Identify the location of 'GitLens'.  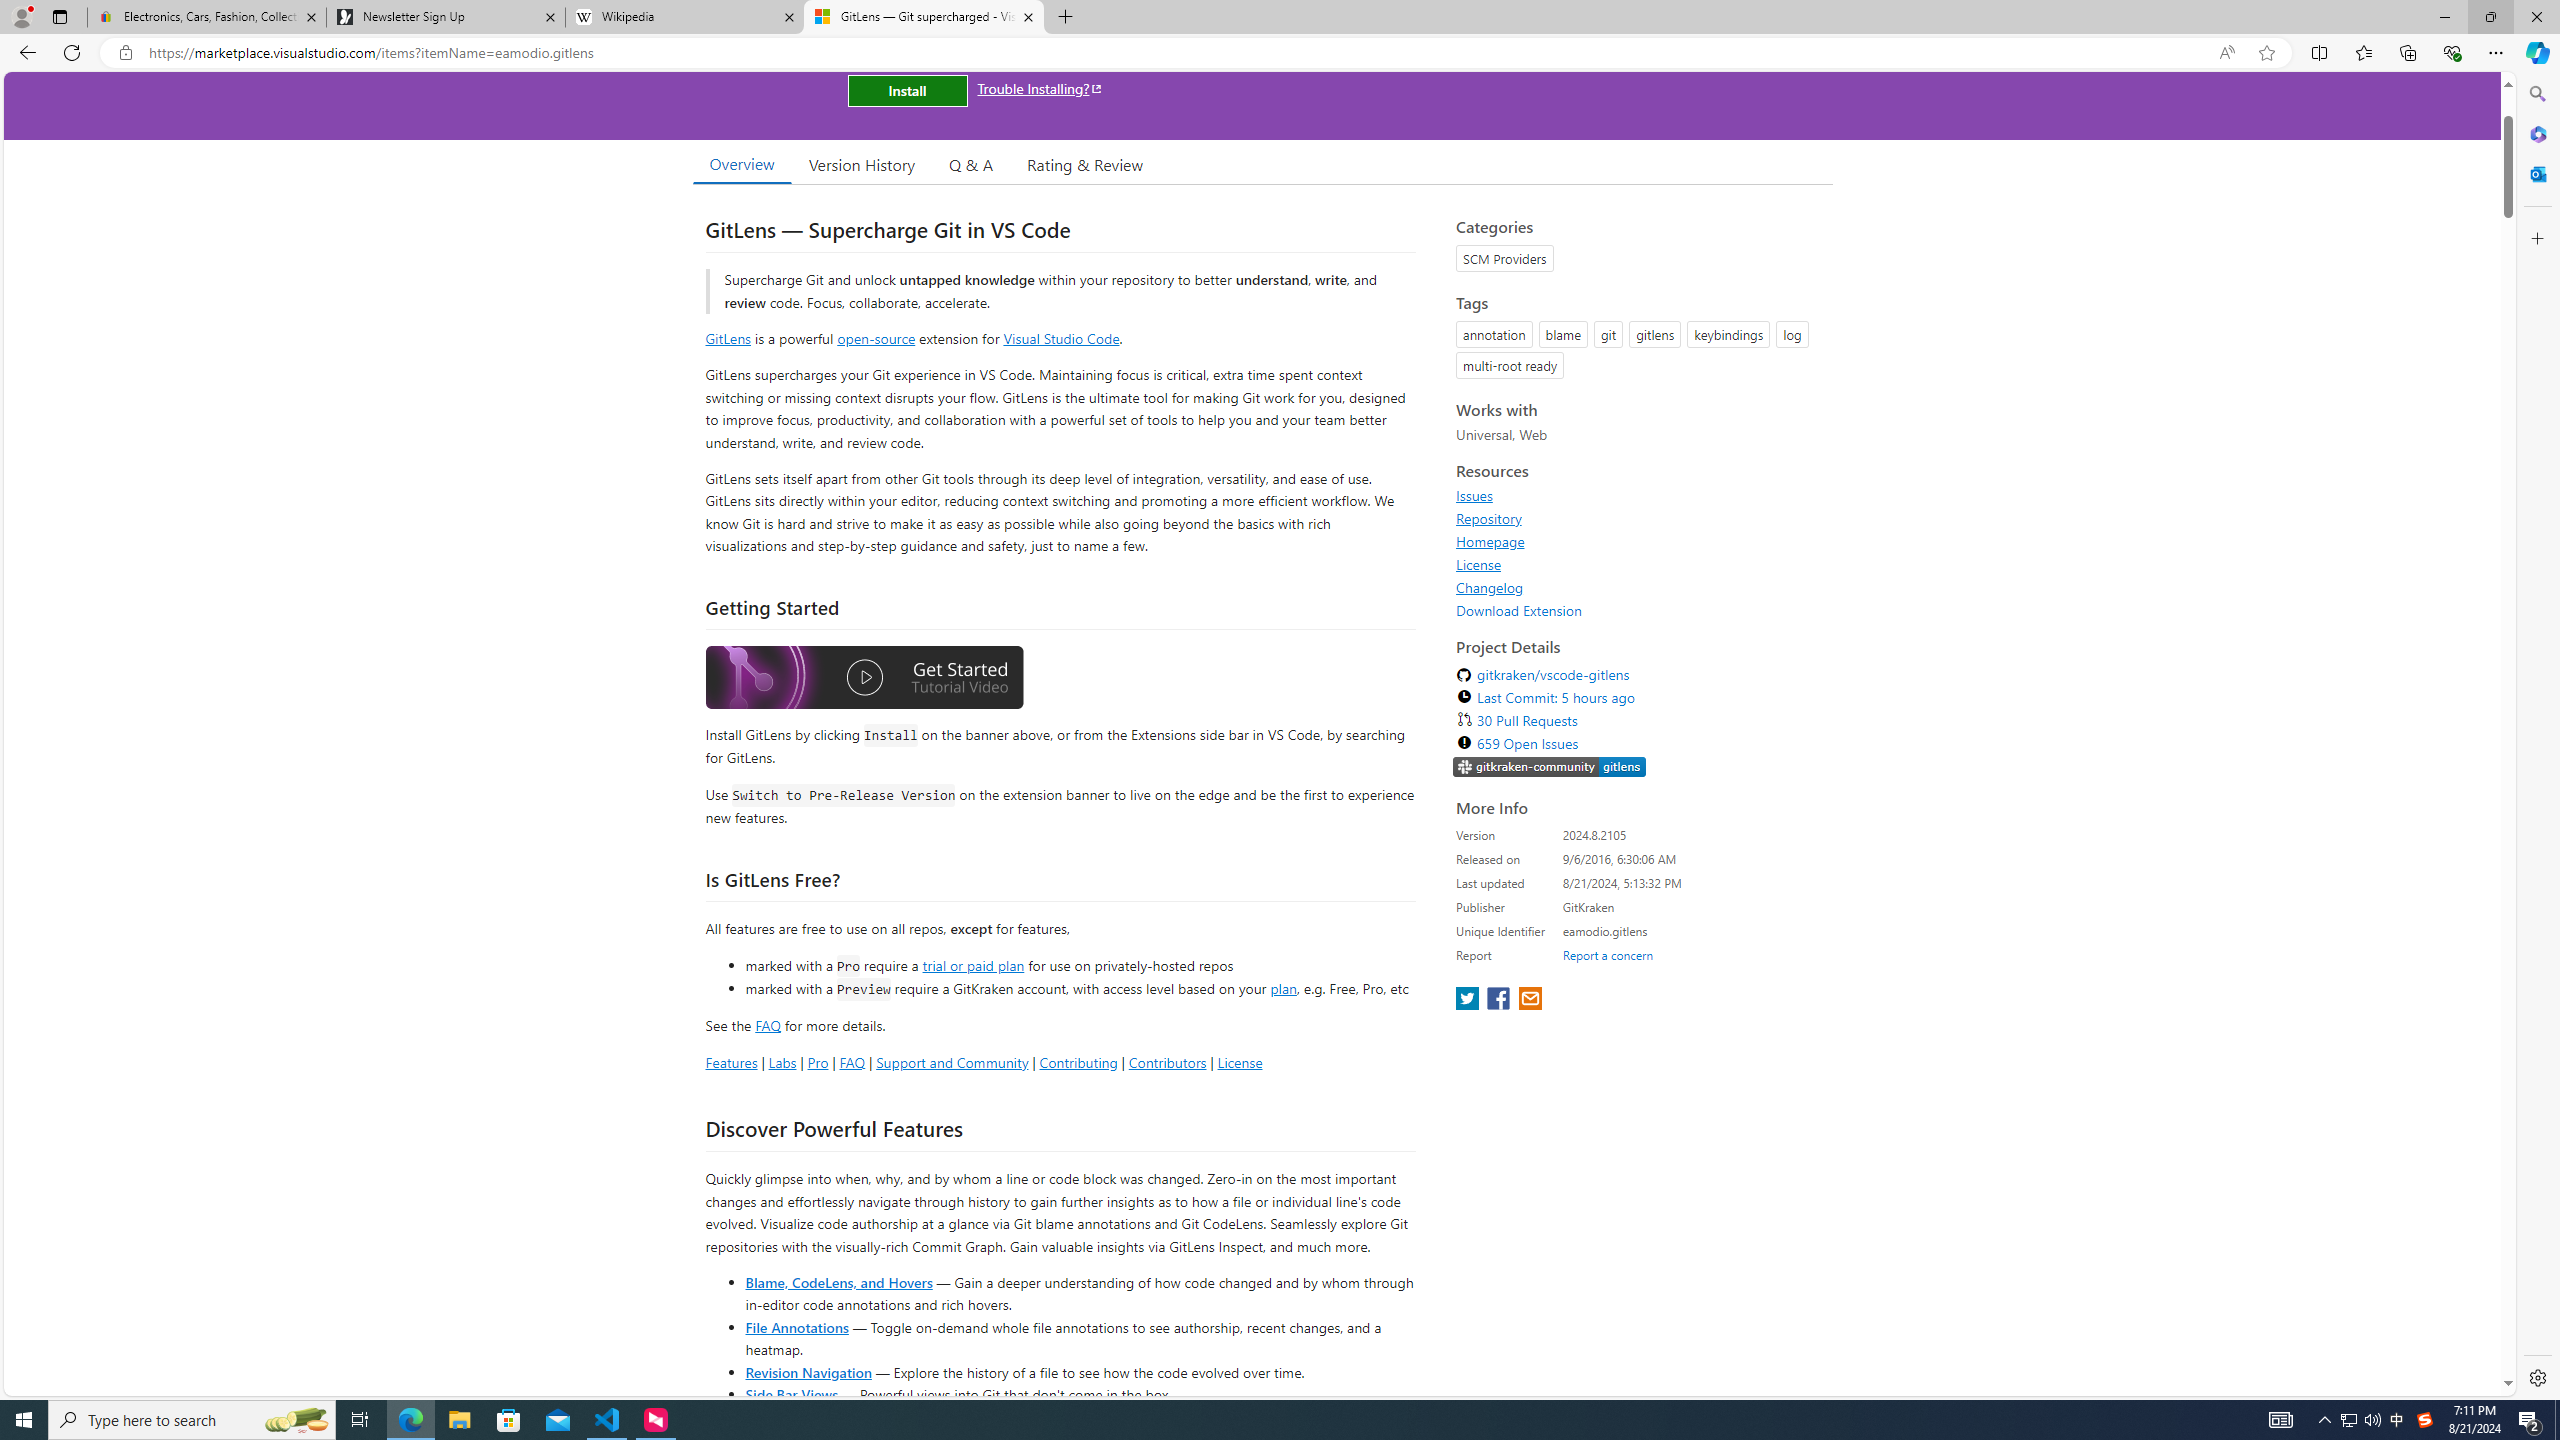
(727, 337).